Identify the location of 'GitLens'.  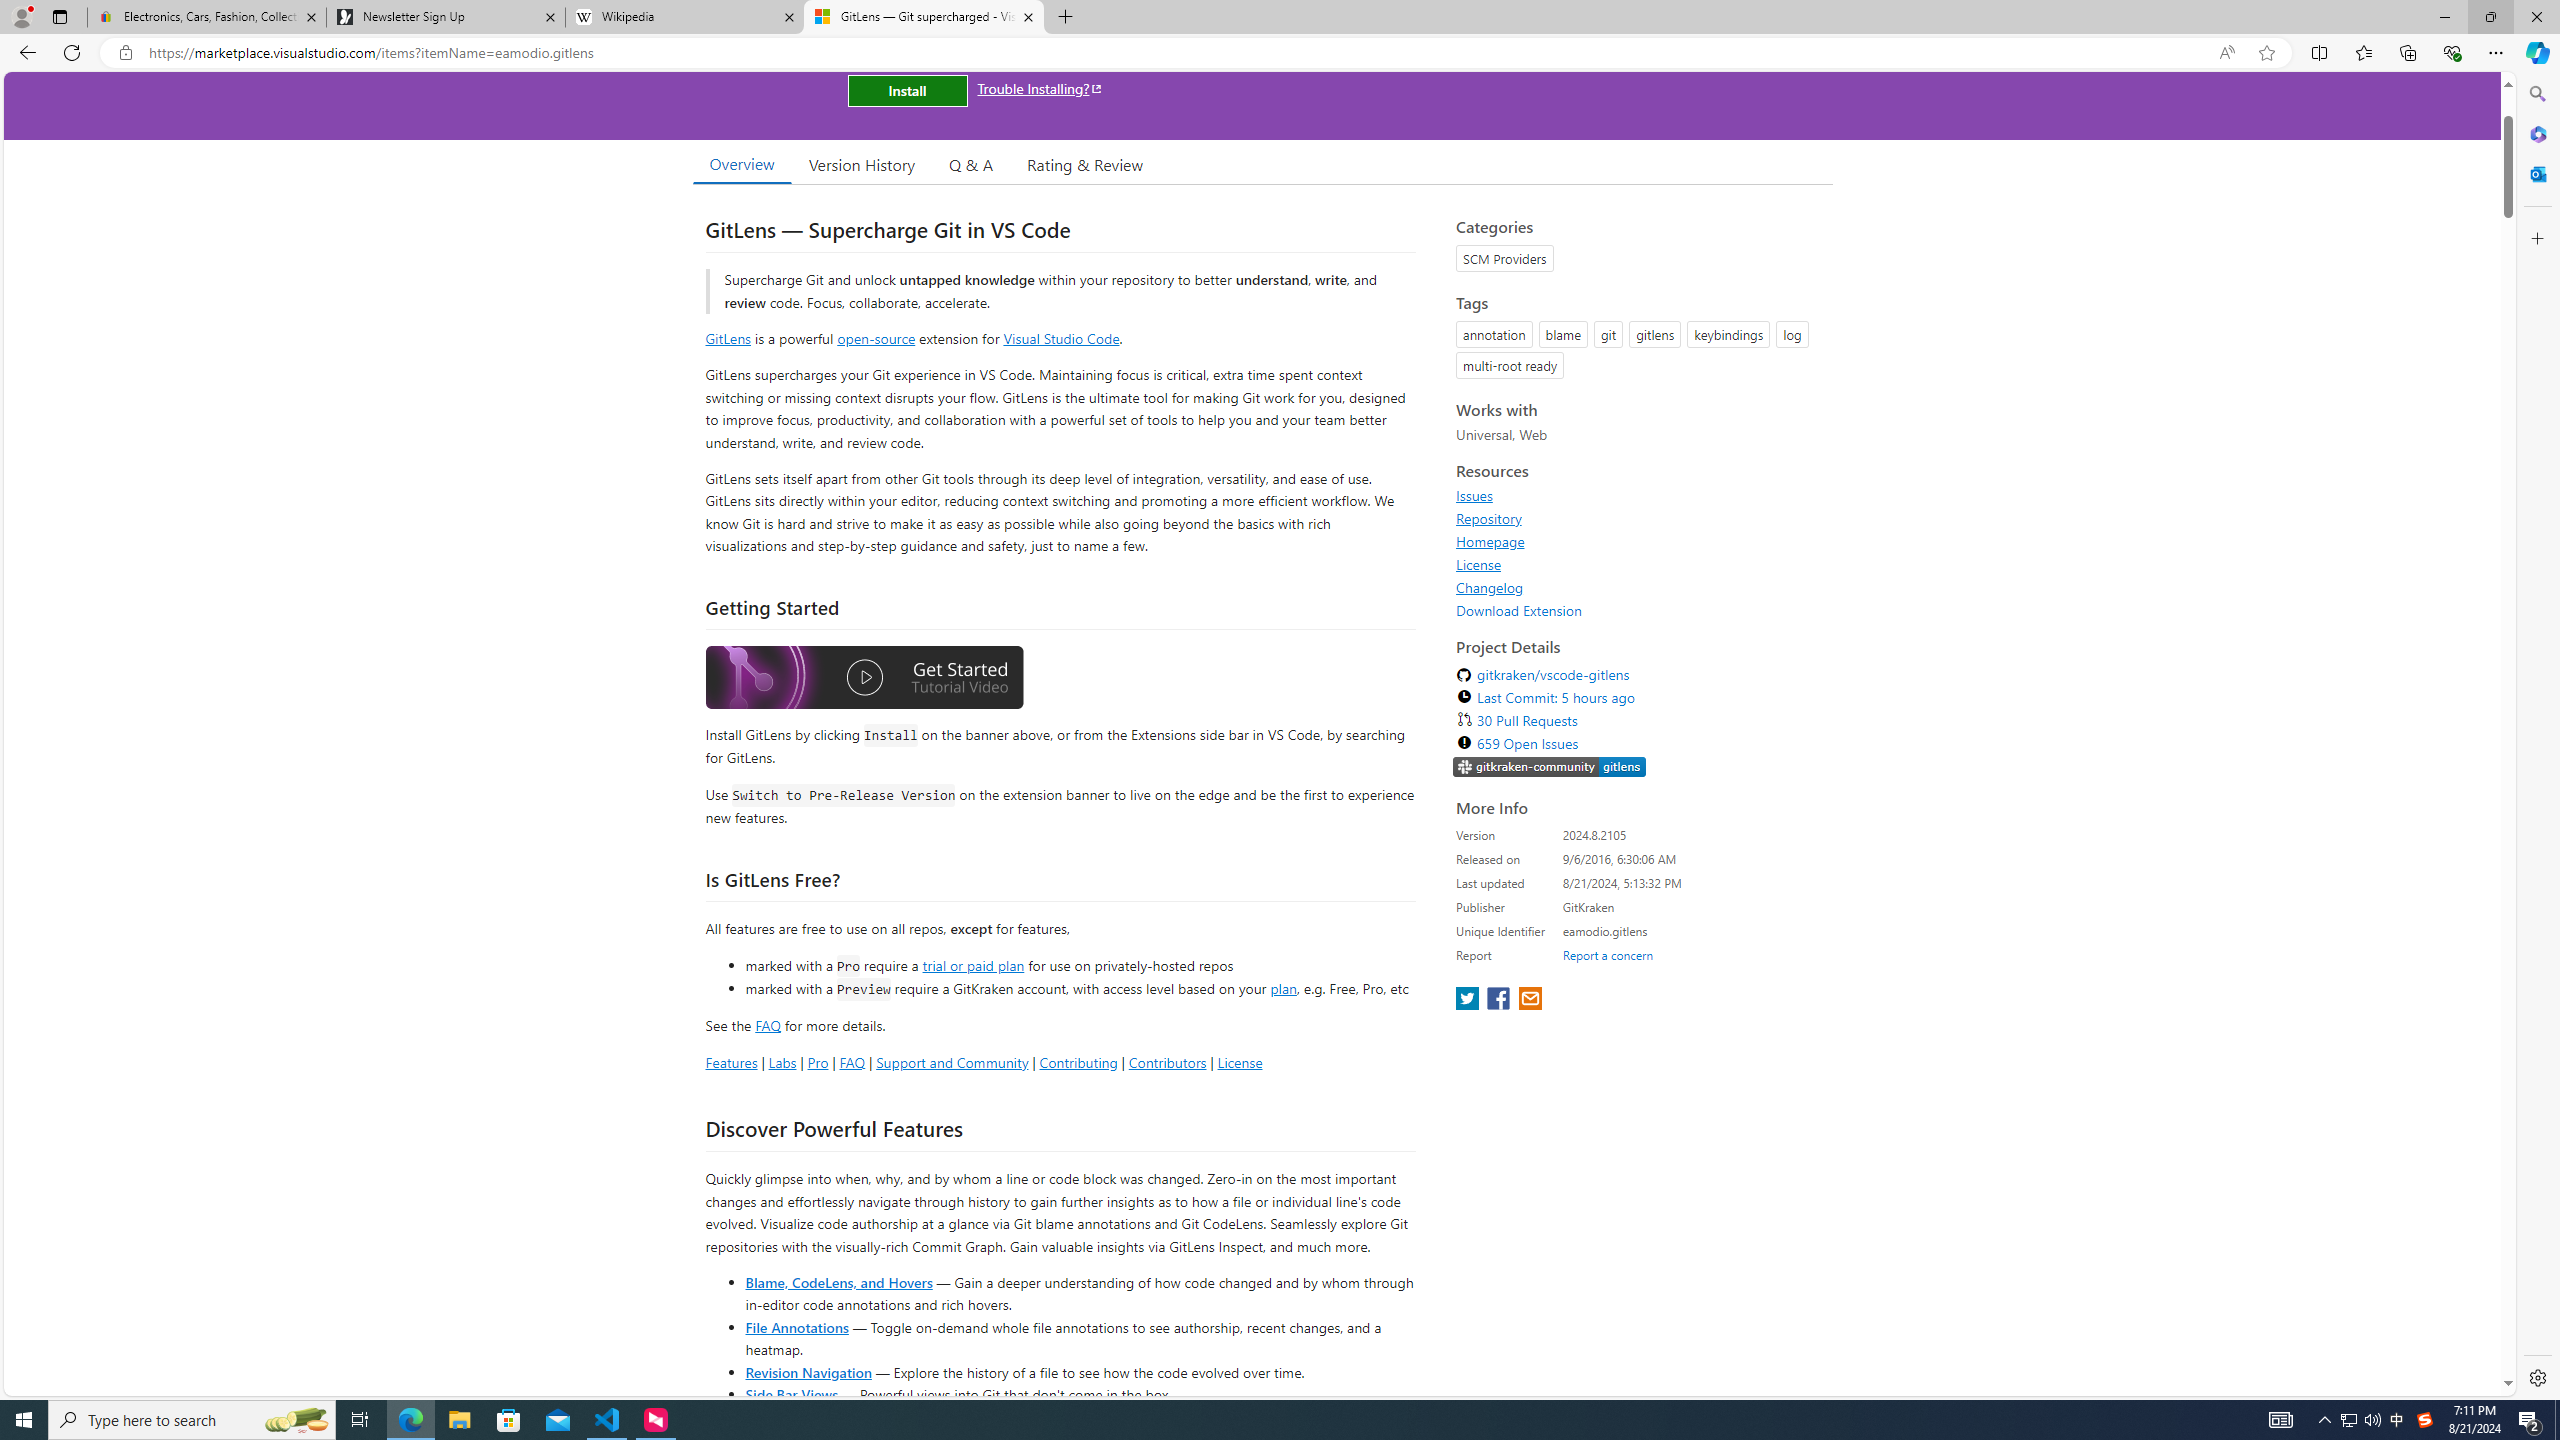
(727, 337).